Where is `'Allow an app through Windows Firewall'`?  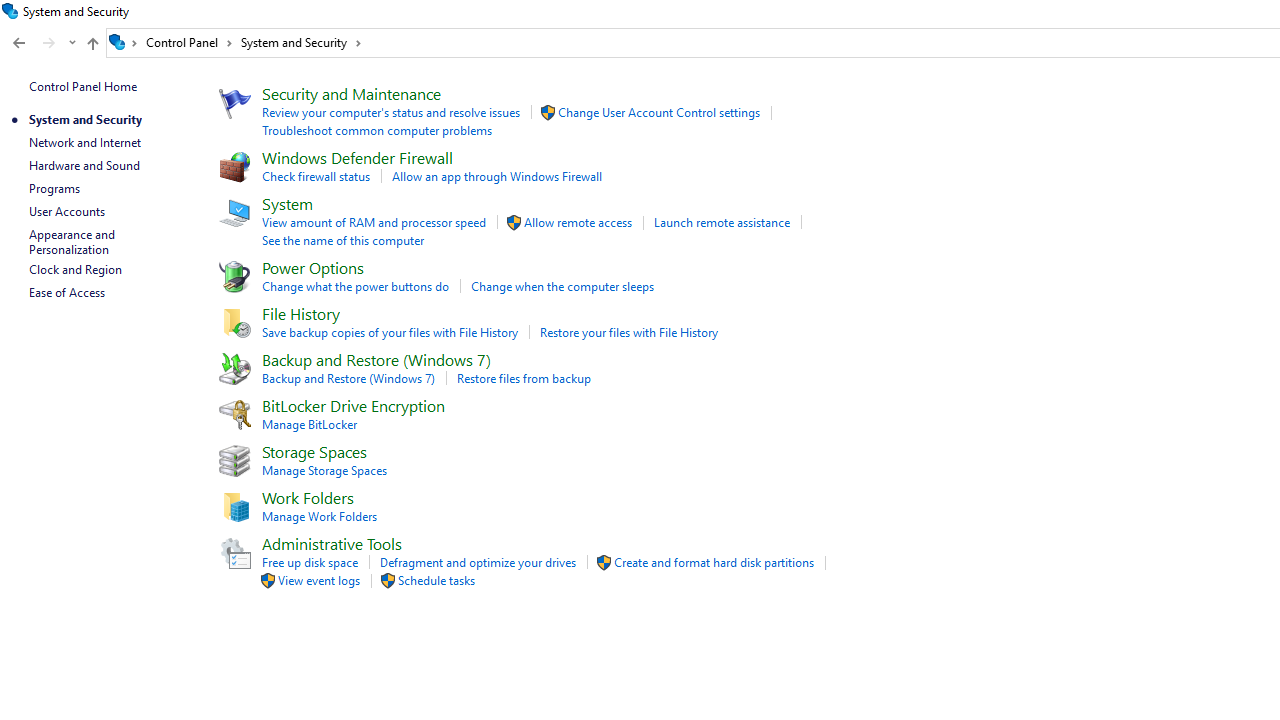
'Allow an app through Windows Firewall' is located at coordinates (497, 175).